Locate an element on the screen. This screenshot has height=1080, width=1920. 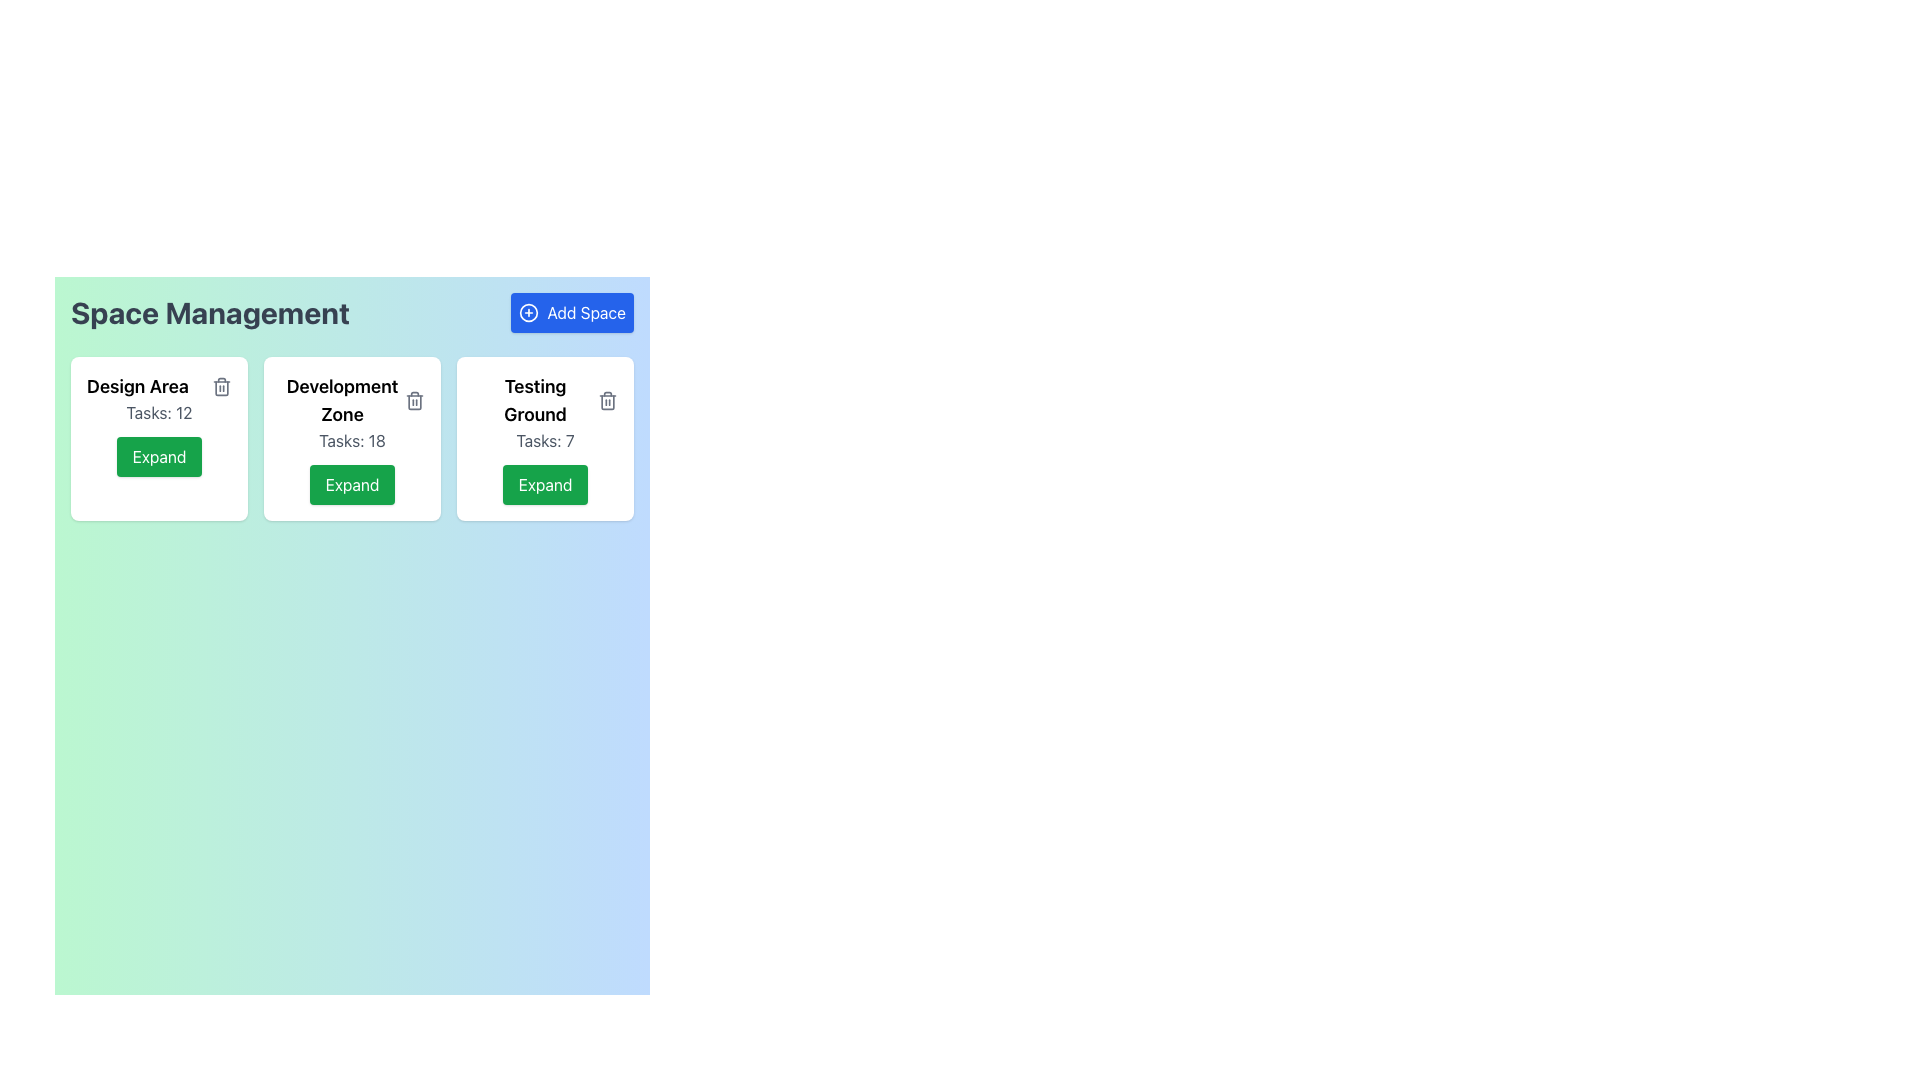
the delete button with a trash icon located at the top right corner of the Design Area section is located at coordinates (221, 386).